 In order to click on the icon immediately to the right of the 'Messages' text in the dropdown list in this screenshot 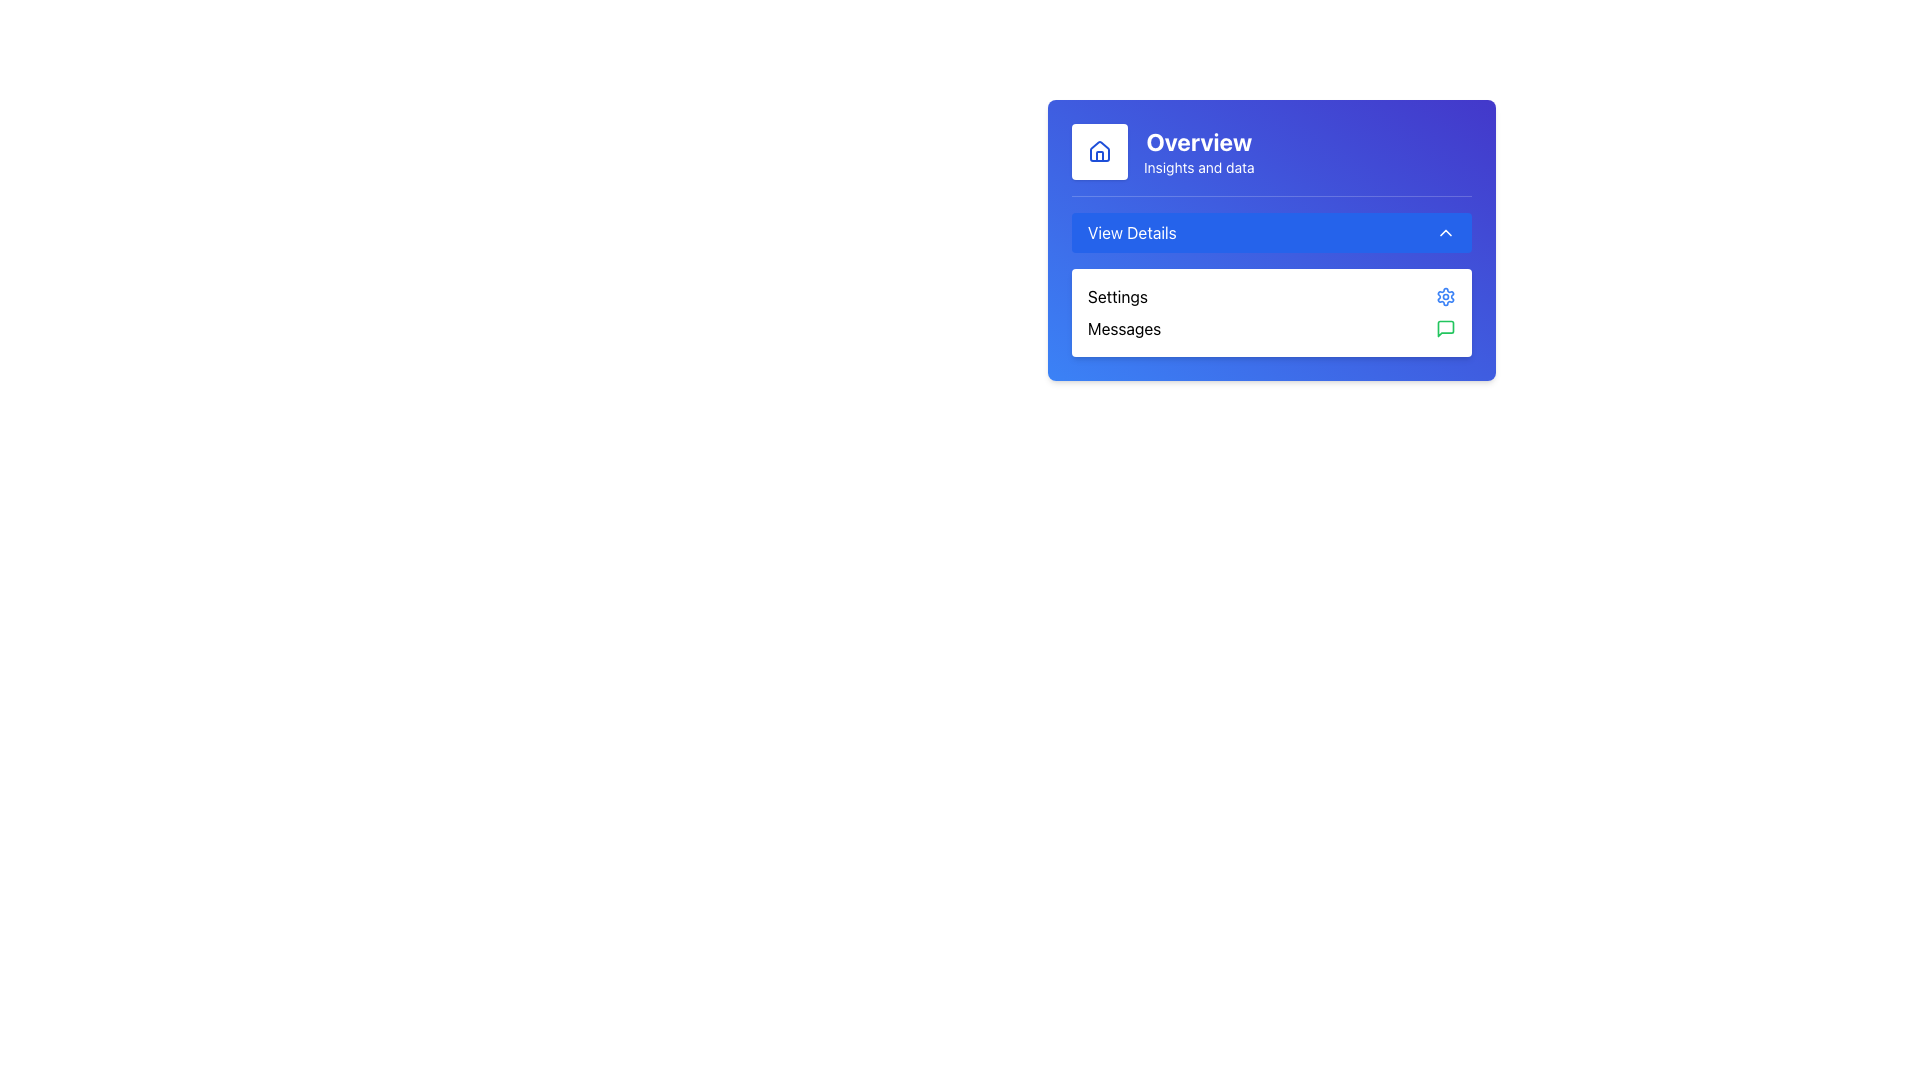, I will do `click(1445, 327)`.